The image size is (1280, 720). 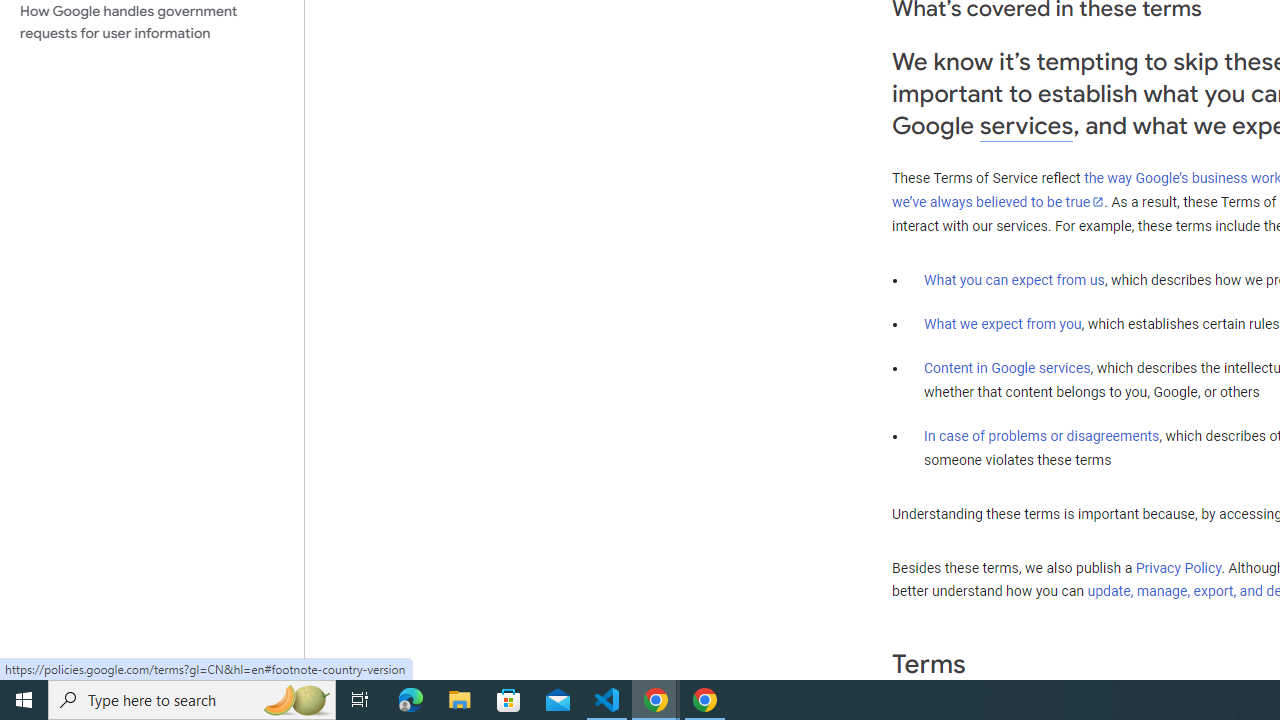 I want to click on 'What you can expect from us', so click(x=1014, y=279).